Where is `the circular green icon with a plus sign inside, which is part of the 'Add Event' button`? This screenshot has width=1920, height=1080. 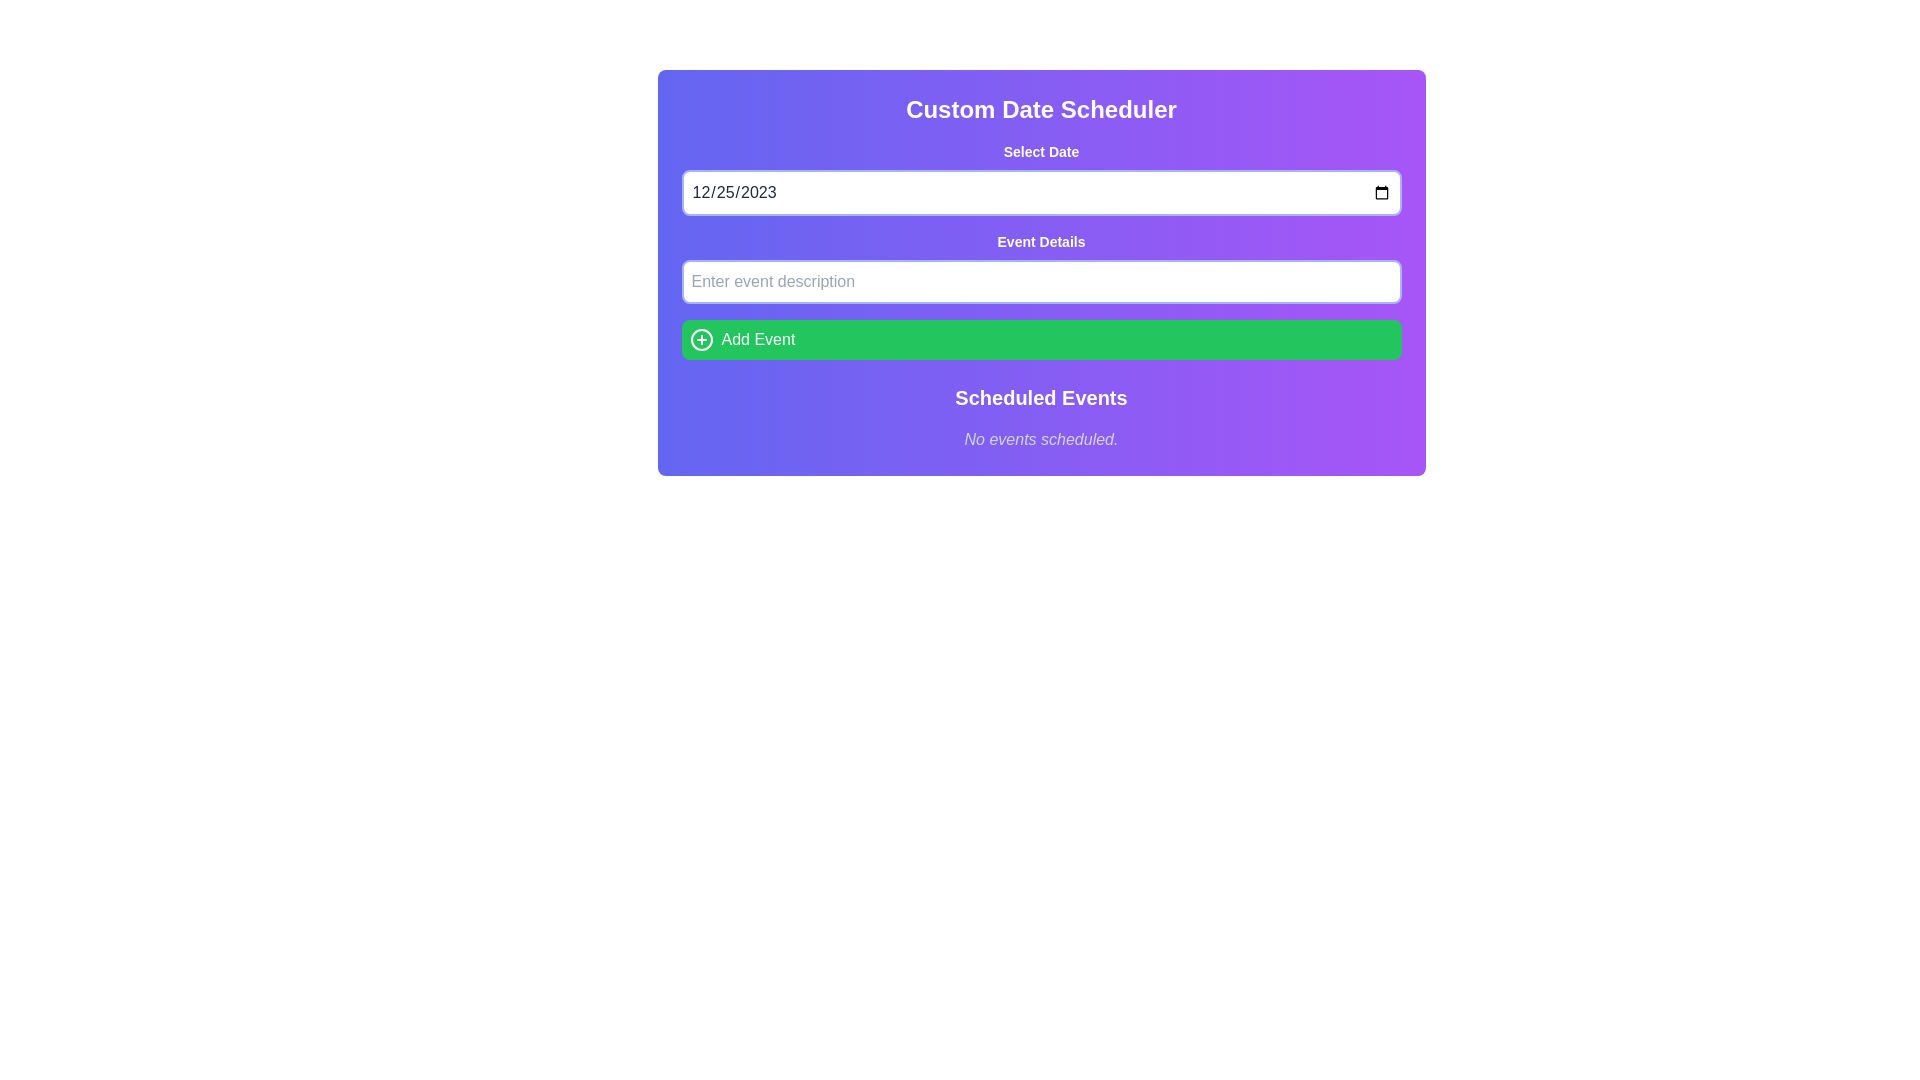 the circular green icon with a plus sign inside, which is part of the 'Add Event' button is located at coordinates (701, 338).